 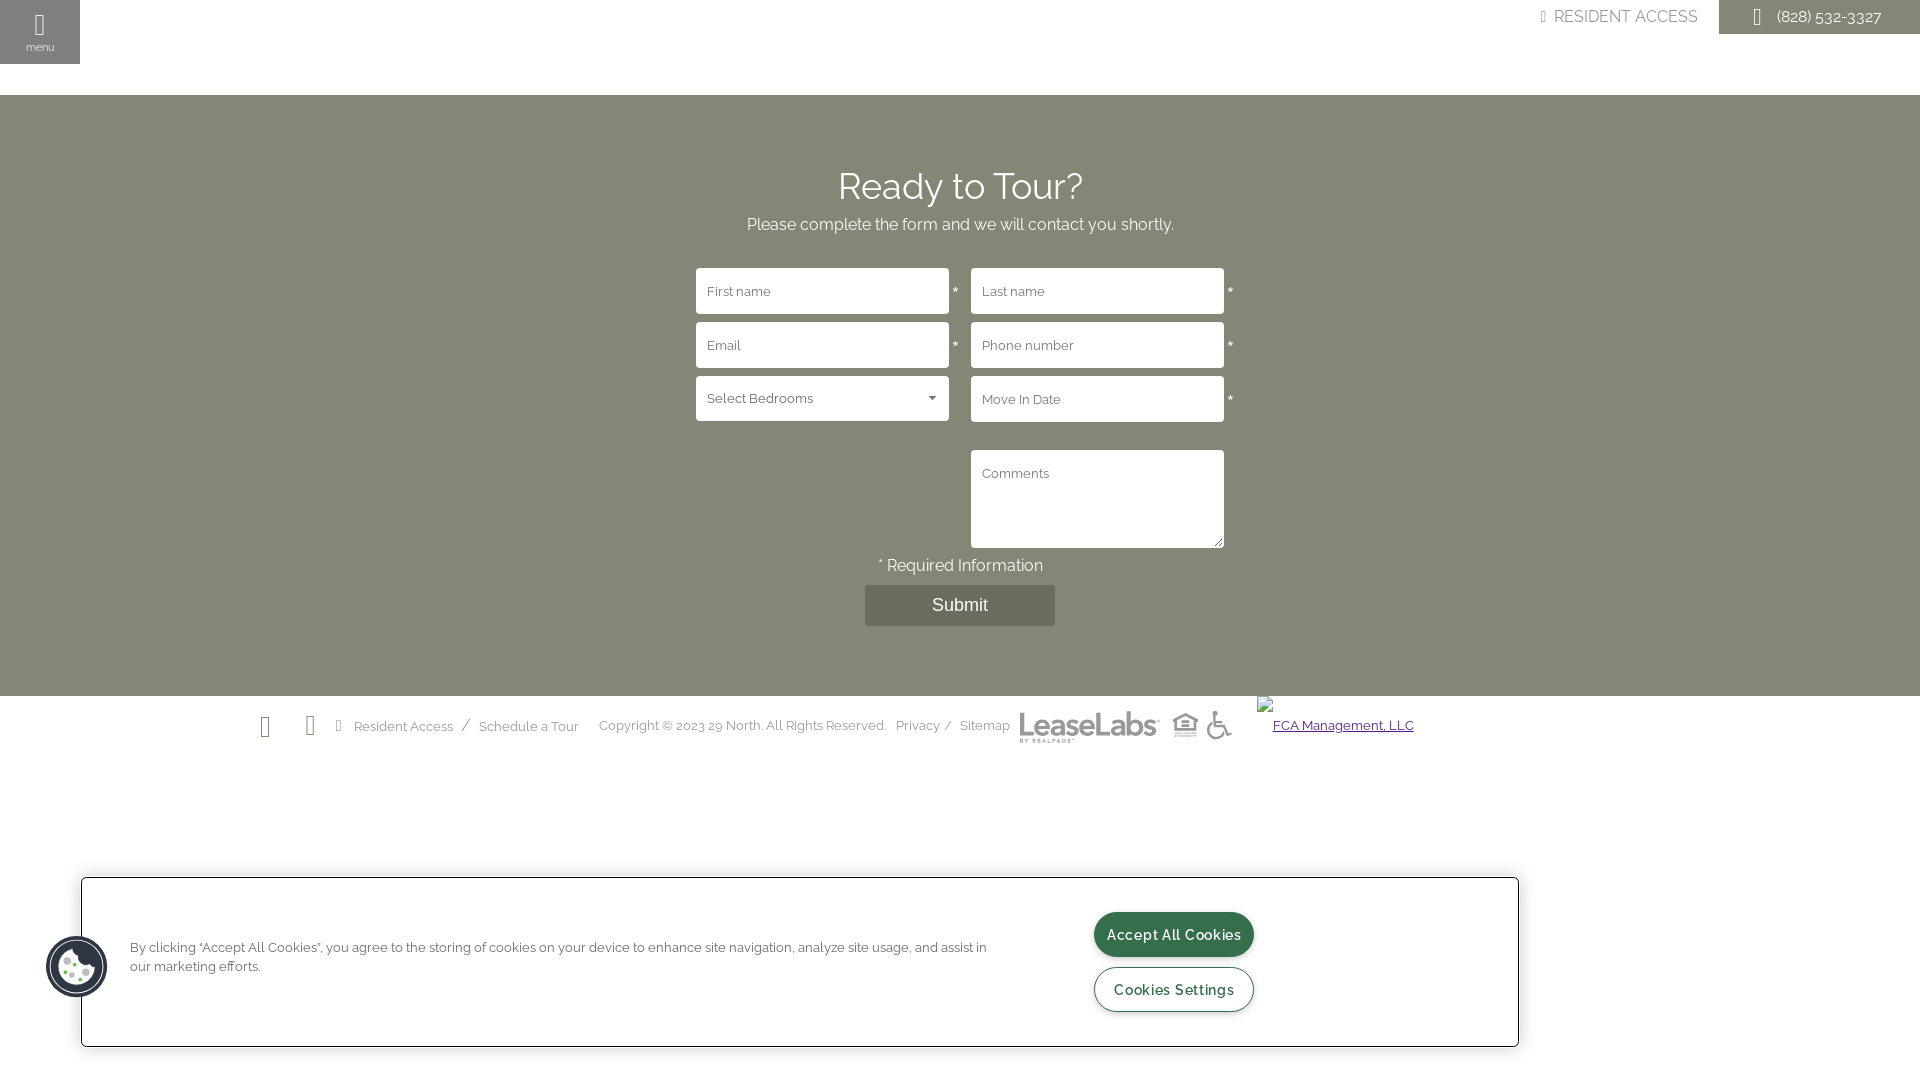 I want to click on 'Move In Date', so click(x=1096, y=398).